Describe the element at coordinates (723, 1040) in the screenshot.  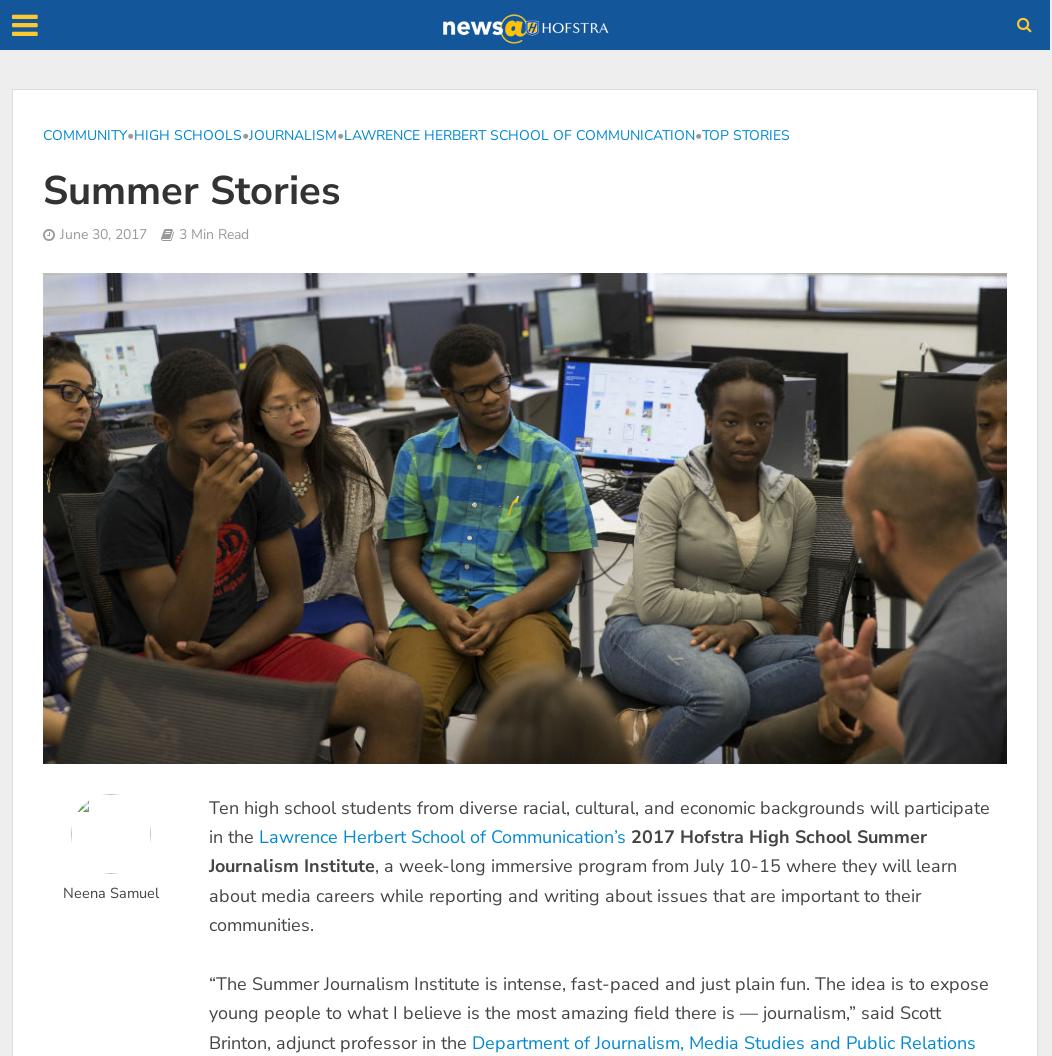
I see `'Department of Journalism, Media Studies and Public Relations'` at that location.